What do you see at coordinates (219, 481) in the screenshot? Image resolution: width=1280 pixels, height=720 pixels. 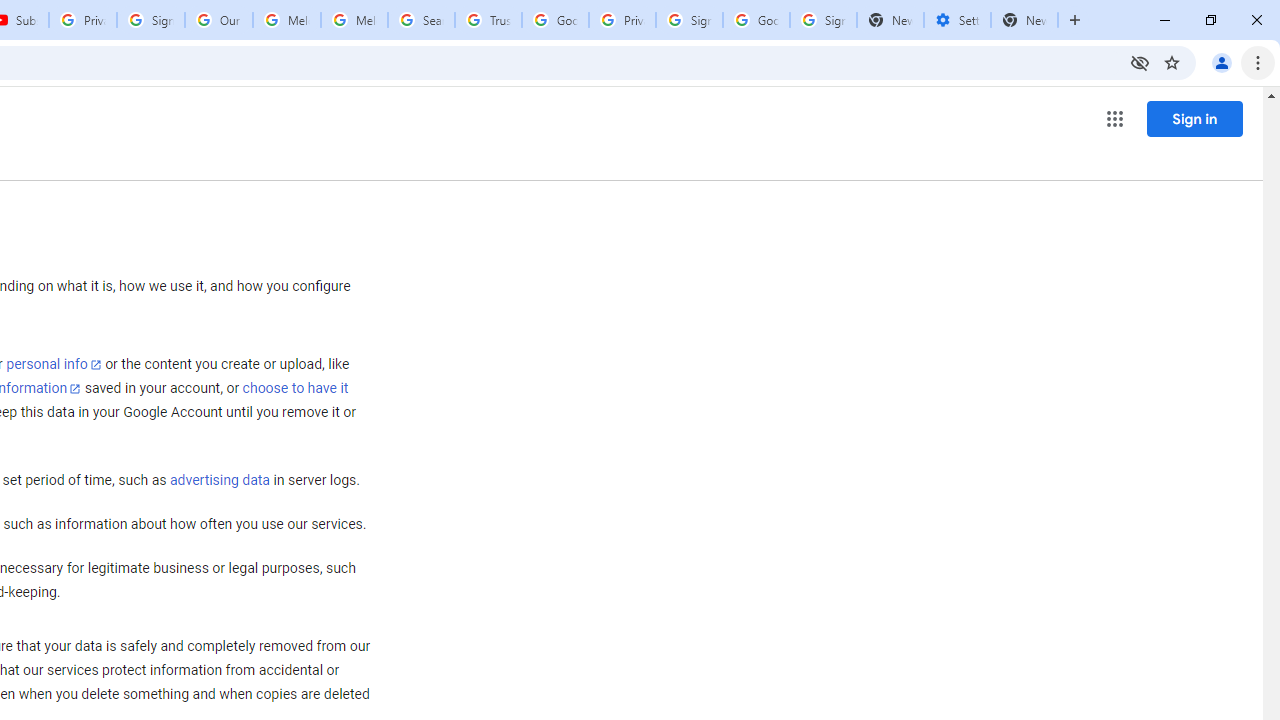 I see `'advertising data'` at bounding box center [219, 481].